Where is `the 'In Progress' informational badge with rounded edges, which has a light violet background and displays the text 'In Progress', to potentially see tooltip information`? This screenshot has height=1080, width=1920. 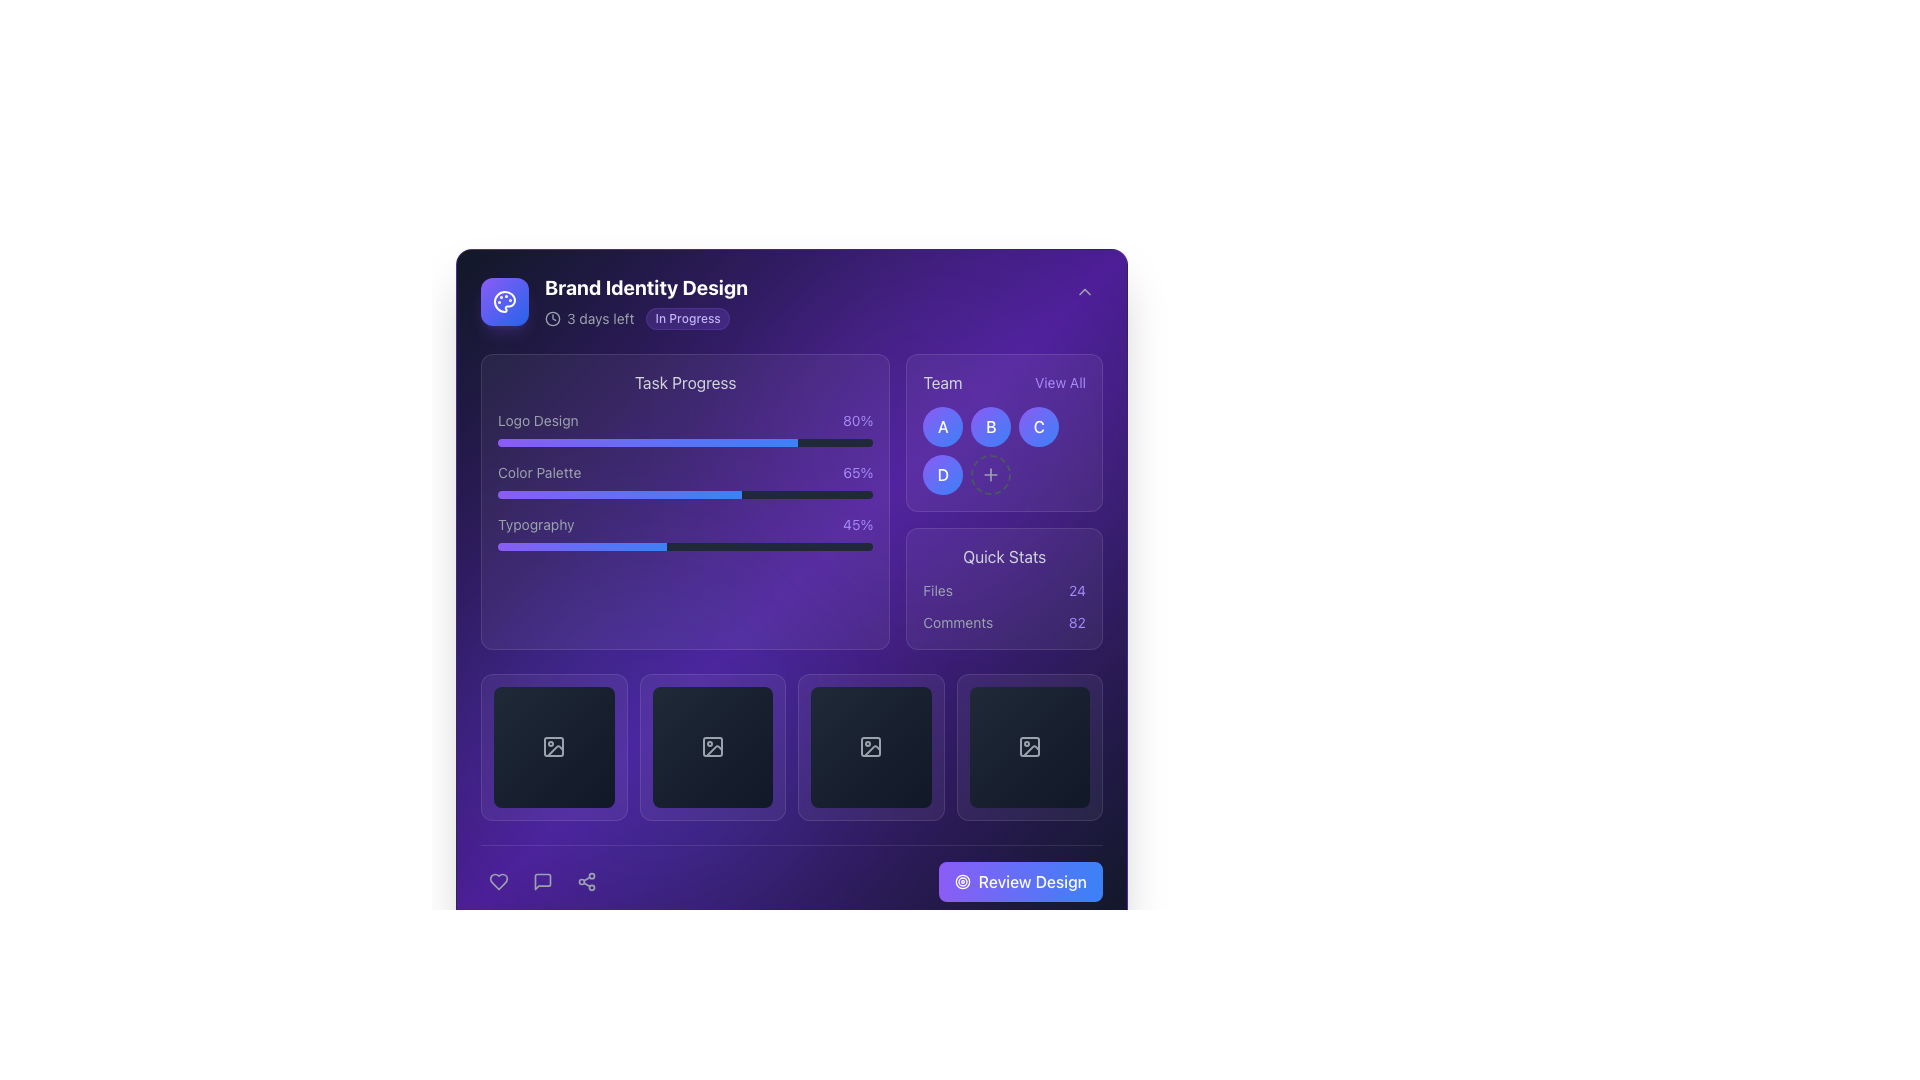 the 'In Progress' informational badge with rounded edges, which has a light violet background and displays the text 'In Progress', to potentially see tooltip information is located at coordinates (688, 318).